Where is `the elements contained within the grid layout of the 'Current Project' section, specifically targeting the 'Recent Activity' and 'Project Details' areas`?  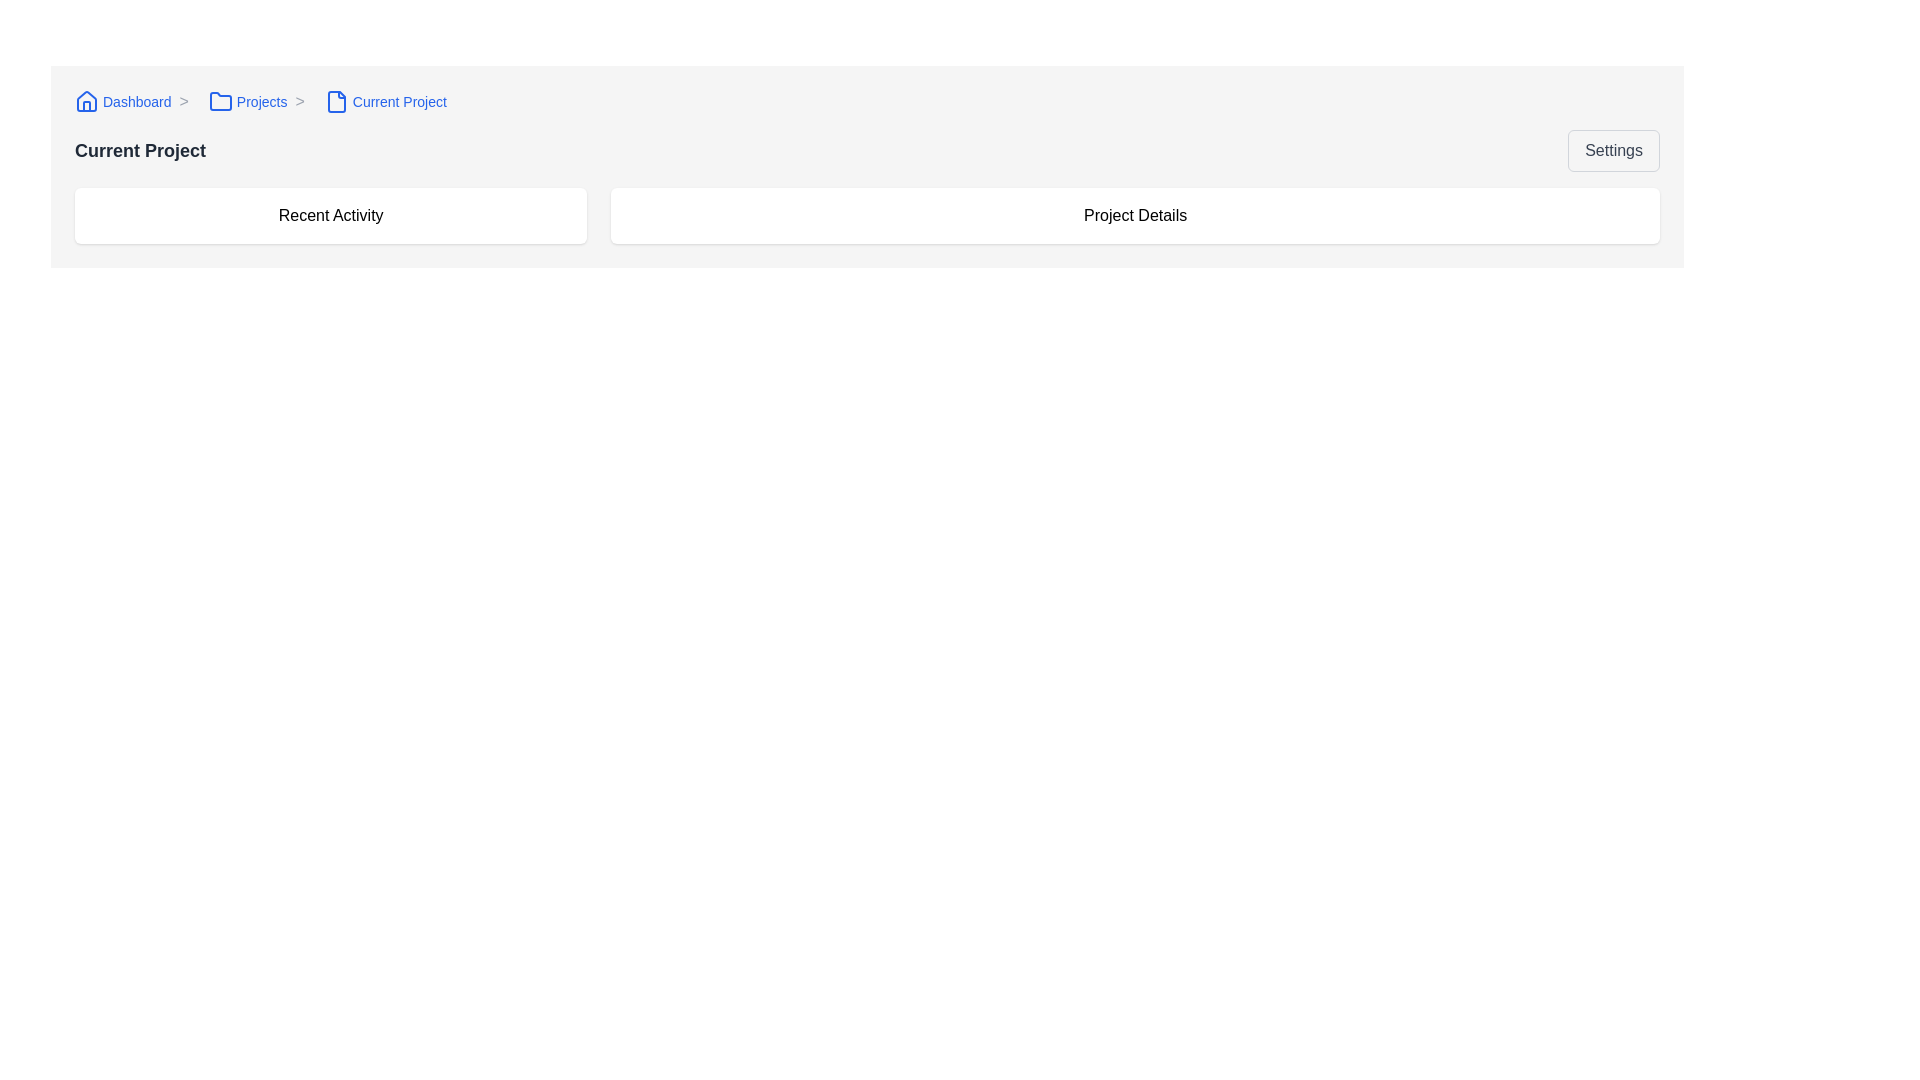 the elements contained within the grid layout of the 'Current Project' section, specifically targeting the 'Recent Activity' and 'Project Details' areas is located at coordinates (867, 216).